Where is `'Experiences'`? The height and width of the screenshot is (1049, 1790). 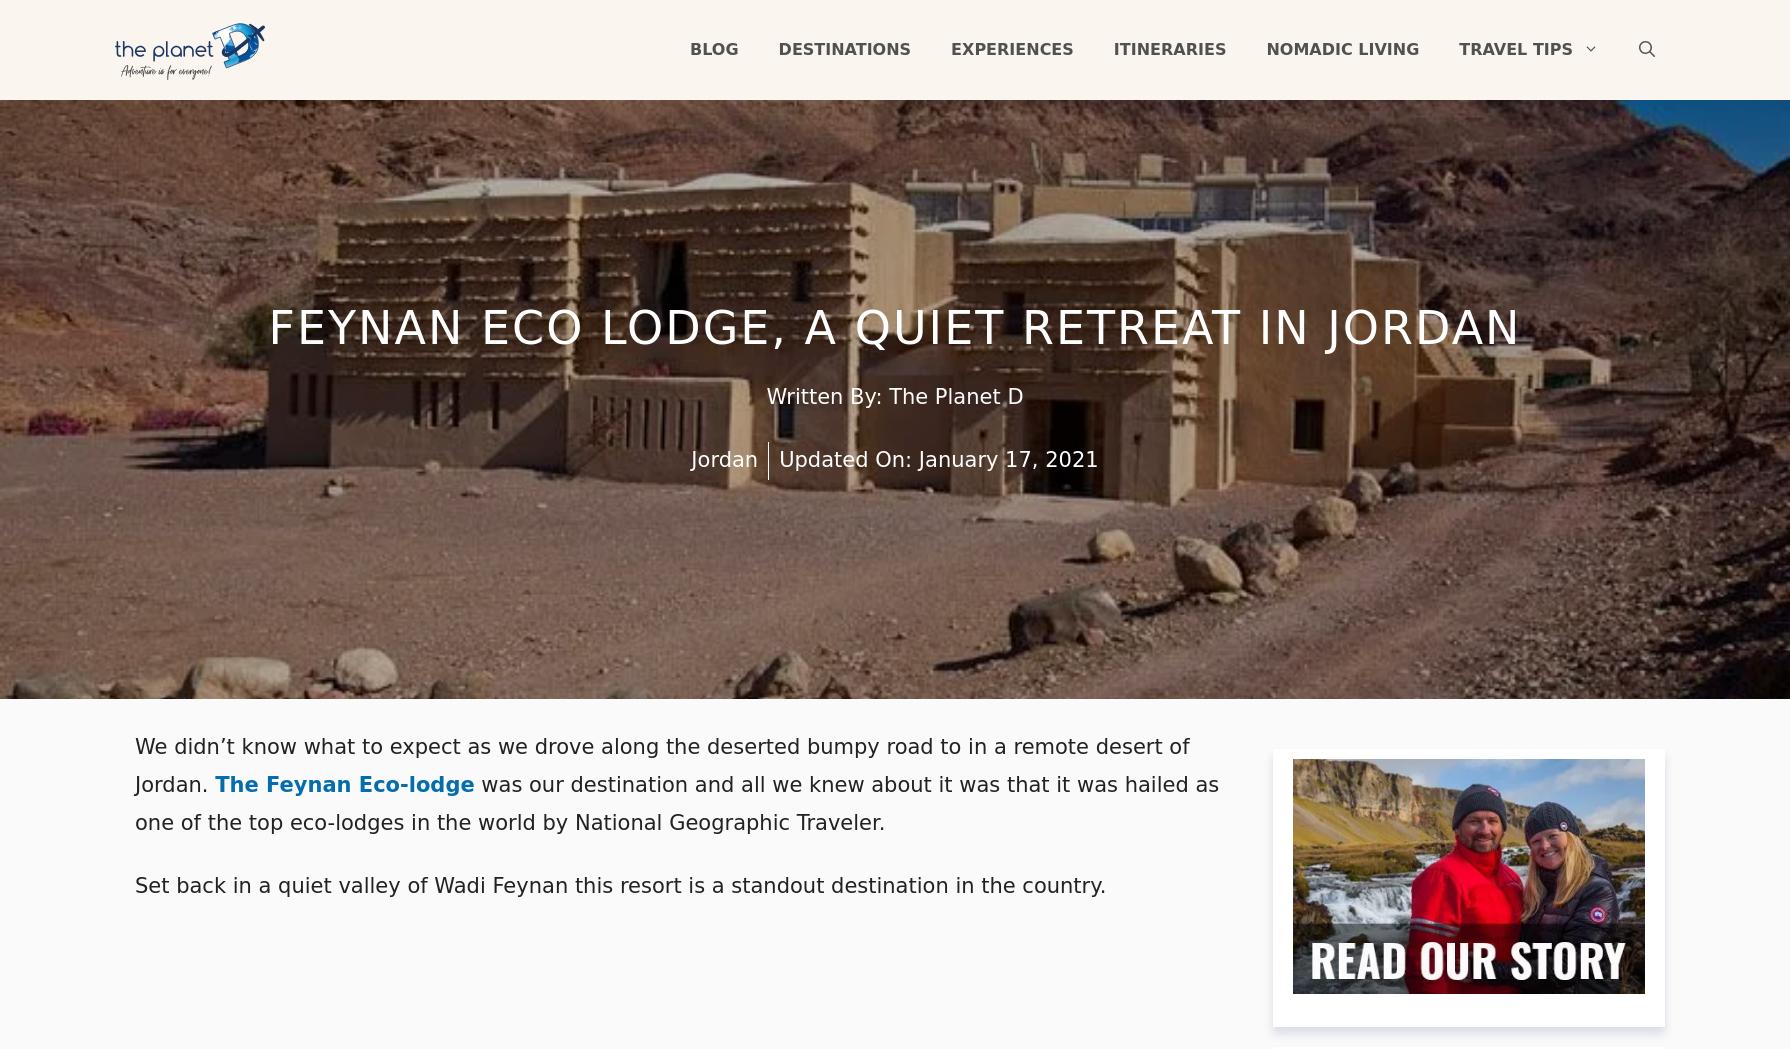 'Experiences' is located at coordinates (951, 49).